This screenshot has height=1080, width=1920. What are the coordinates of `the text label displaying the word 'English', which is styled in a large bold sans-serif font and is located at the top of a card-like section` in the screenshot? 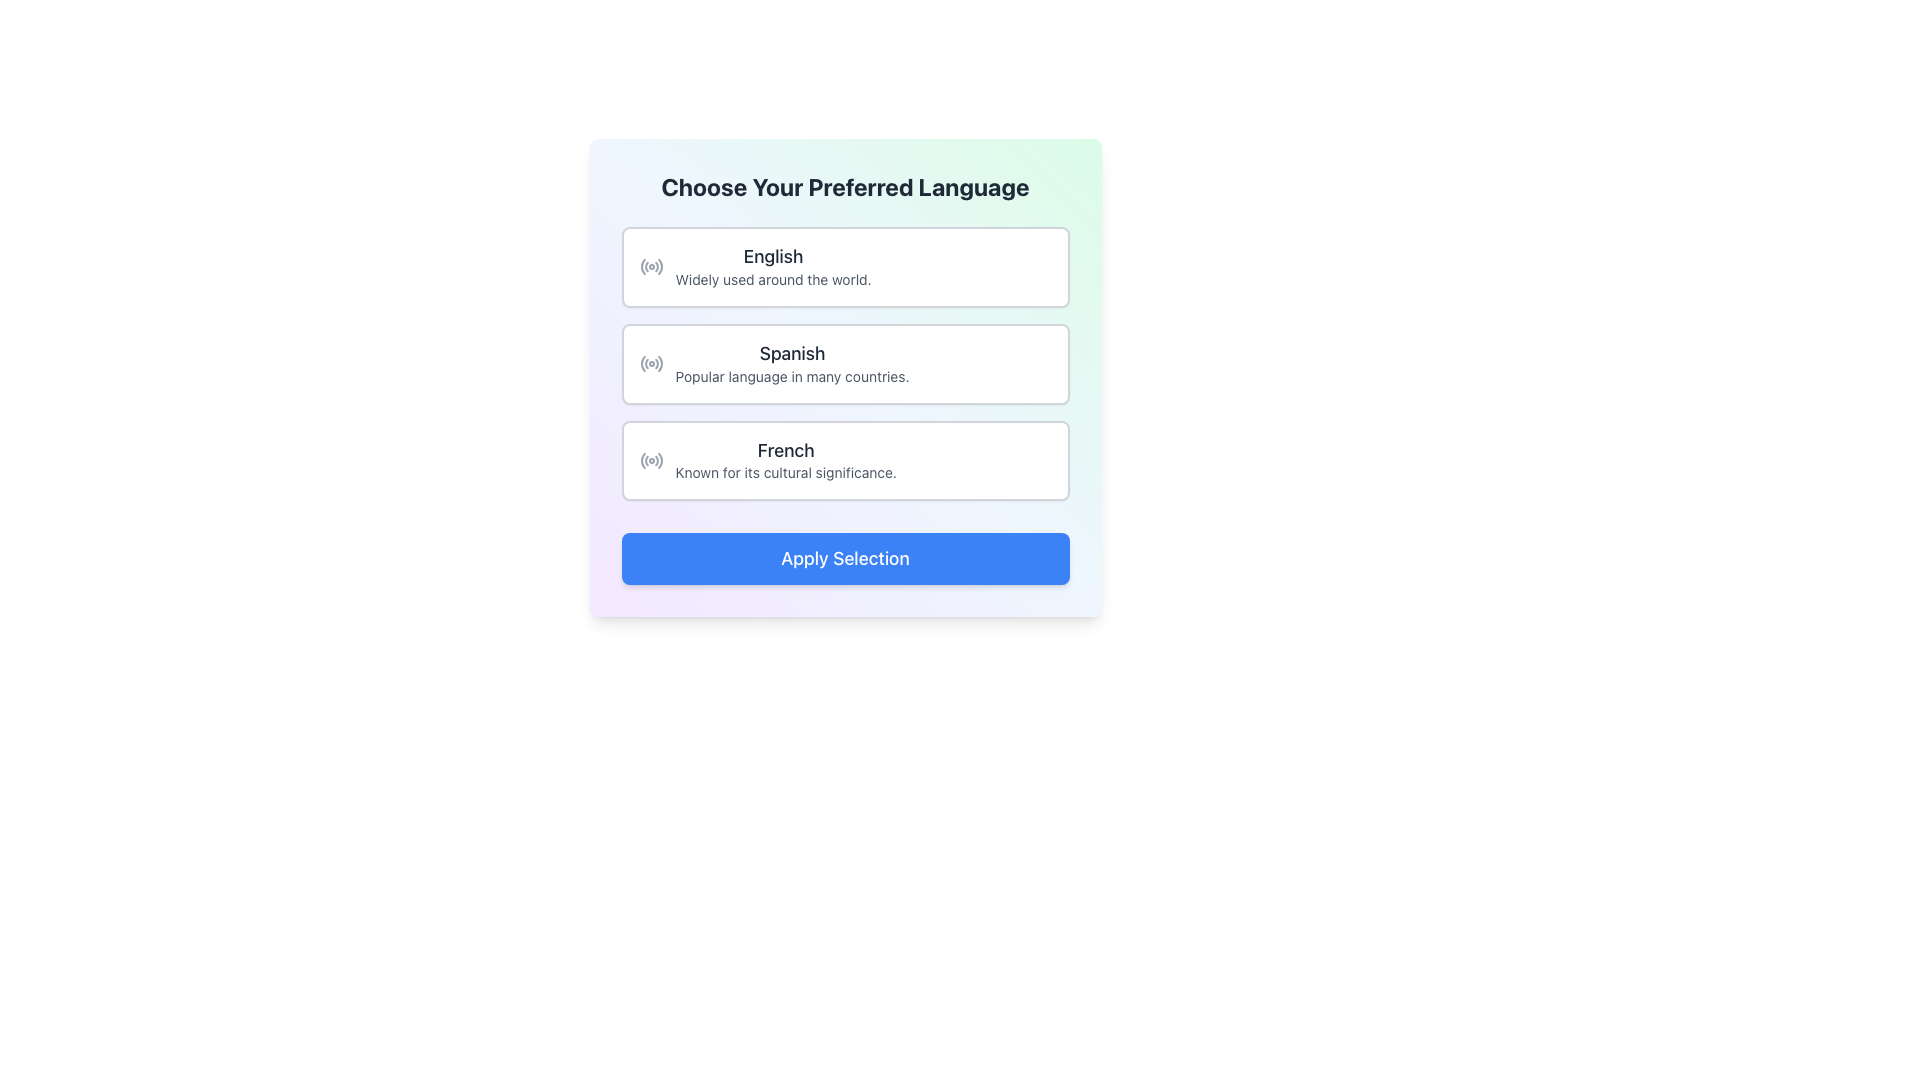 It's located at (772, 256).